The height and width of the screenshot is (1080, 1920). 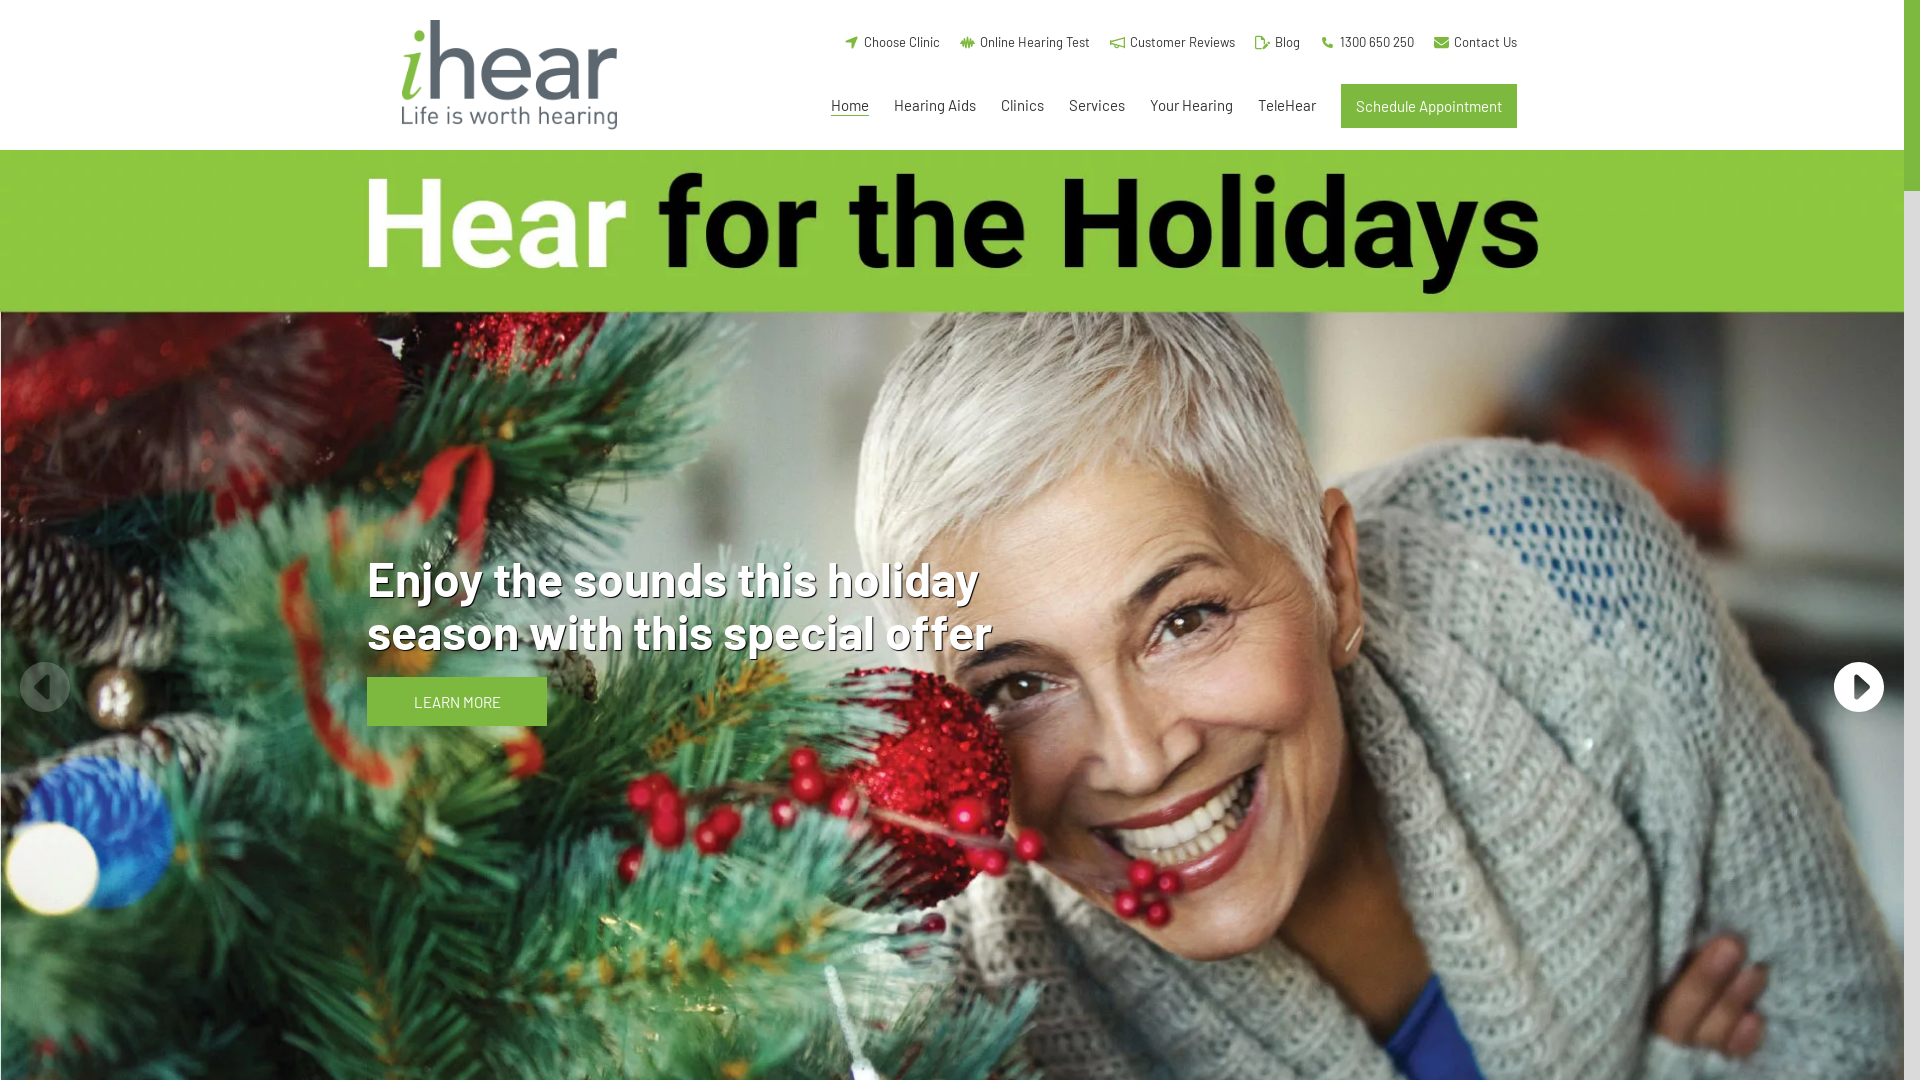 What do you see at coordinates (934, 105) in the screenshot?
I see `'Hearing Aids'` at bounding box center [934, 105].